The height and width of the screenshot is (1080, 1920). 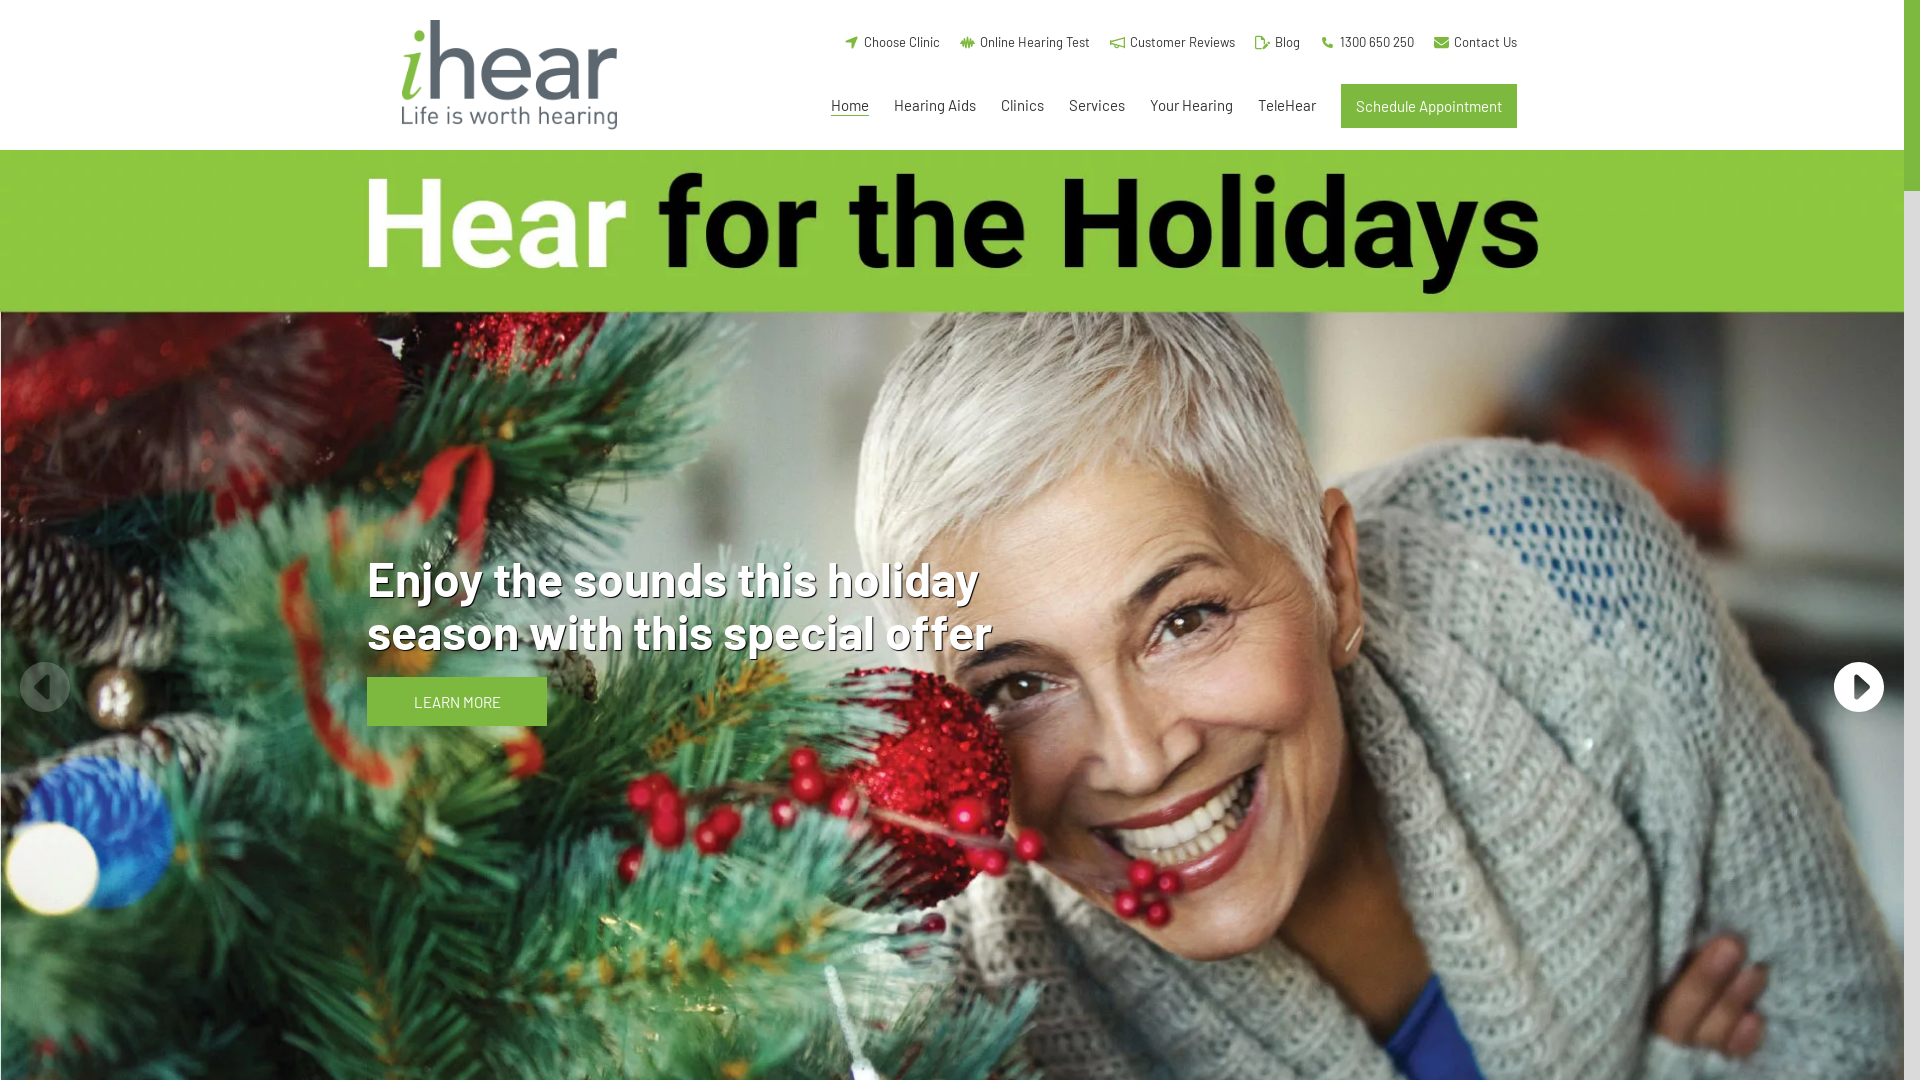 What do you see at coordinates (934, 105) in the screenshot?
I see `'Hearing Aids'` at bounding box center [934, 105].